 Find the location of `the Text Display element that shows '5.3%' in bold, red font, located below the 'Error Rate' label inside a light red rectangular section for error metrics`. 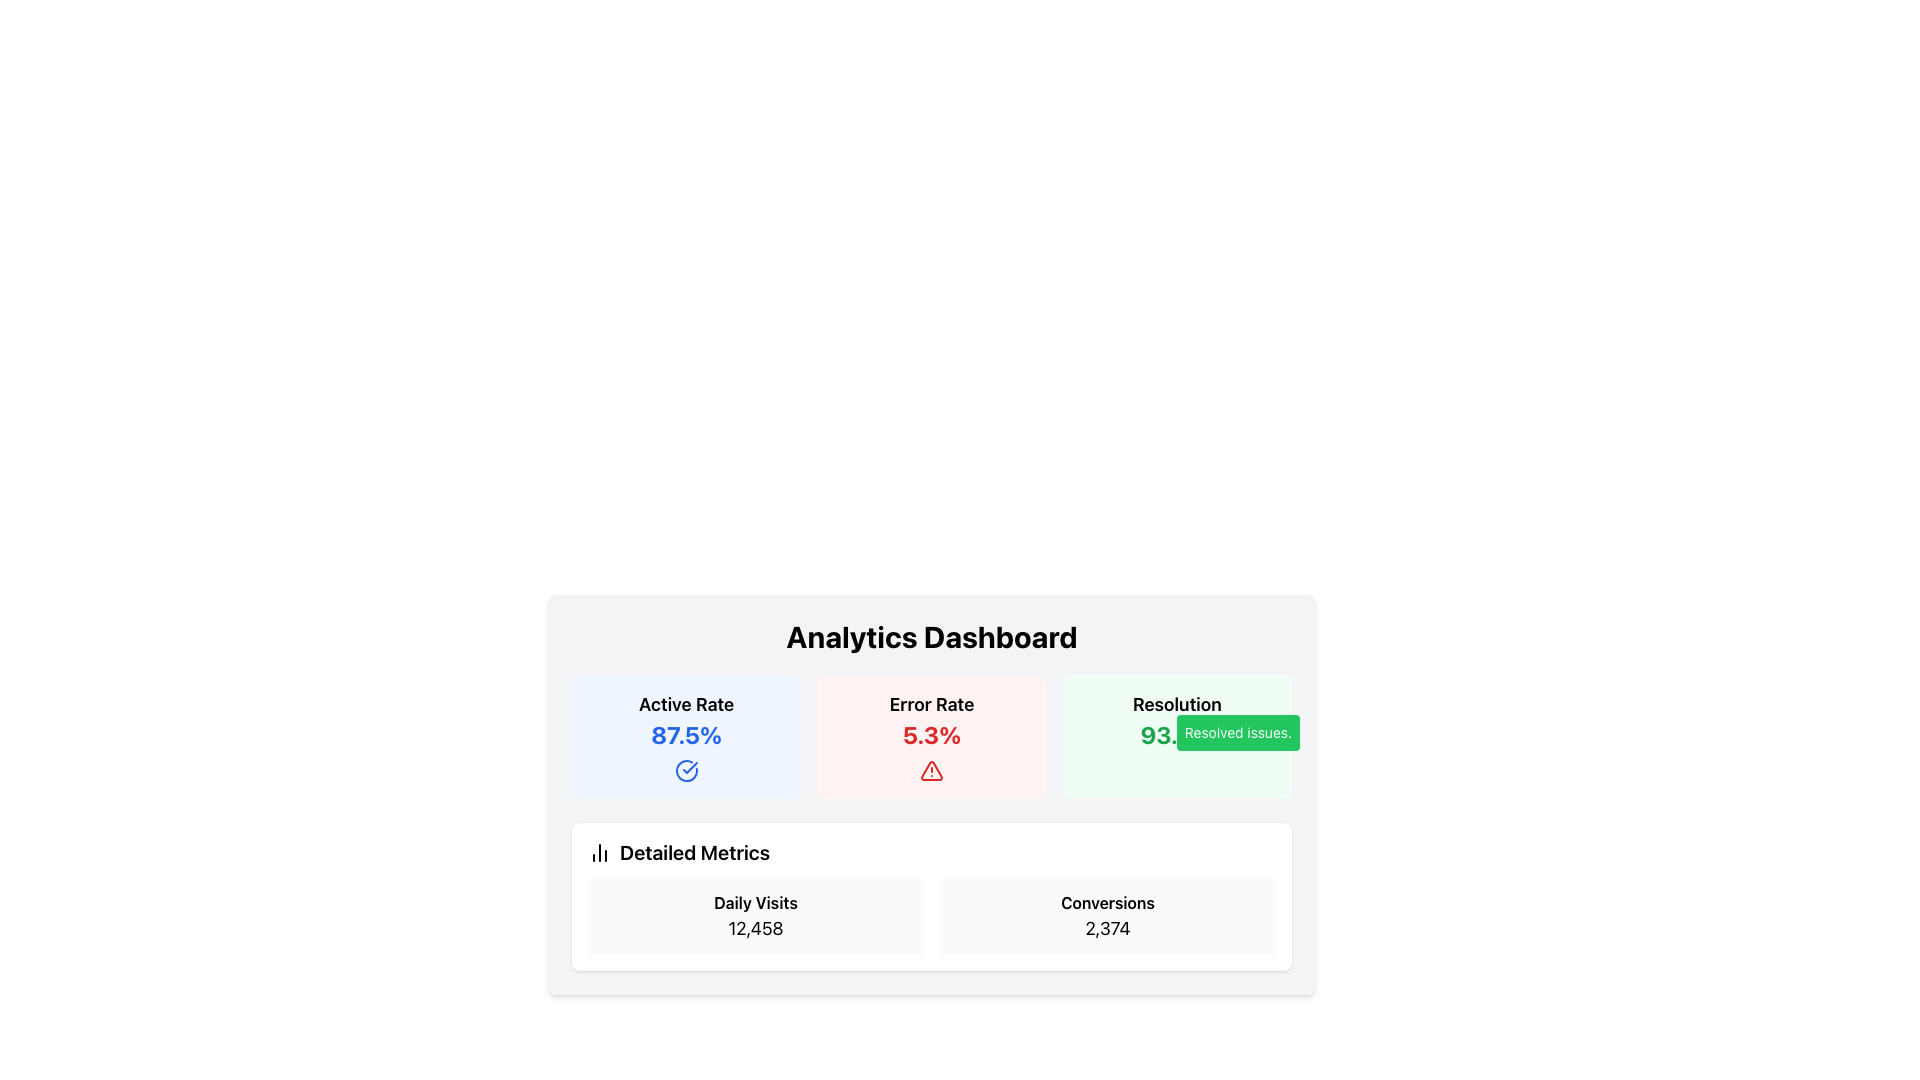

the Text Display element that shows '5.3%' in bold, red font, located below the 'Error Rate' label inside a light red rectangular section for error metrics is located at coordinates (930, 735).